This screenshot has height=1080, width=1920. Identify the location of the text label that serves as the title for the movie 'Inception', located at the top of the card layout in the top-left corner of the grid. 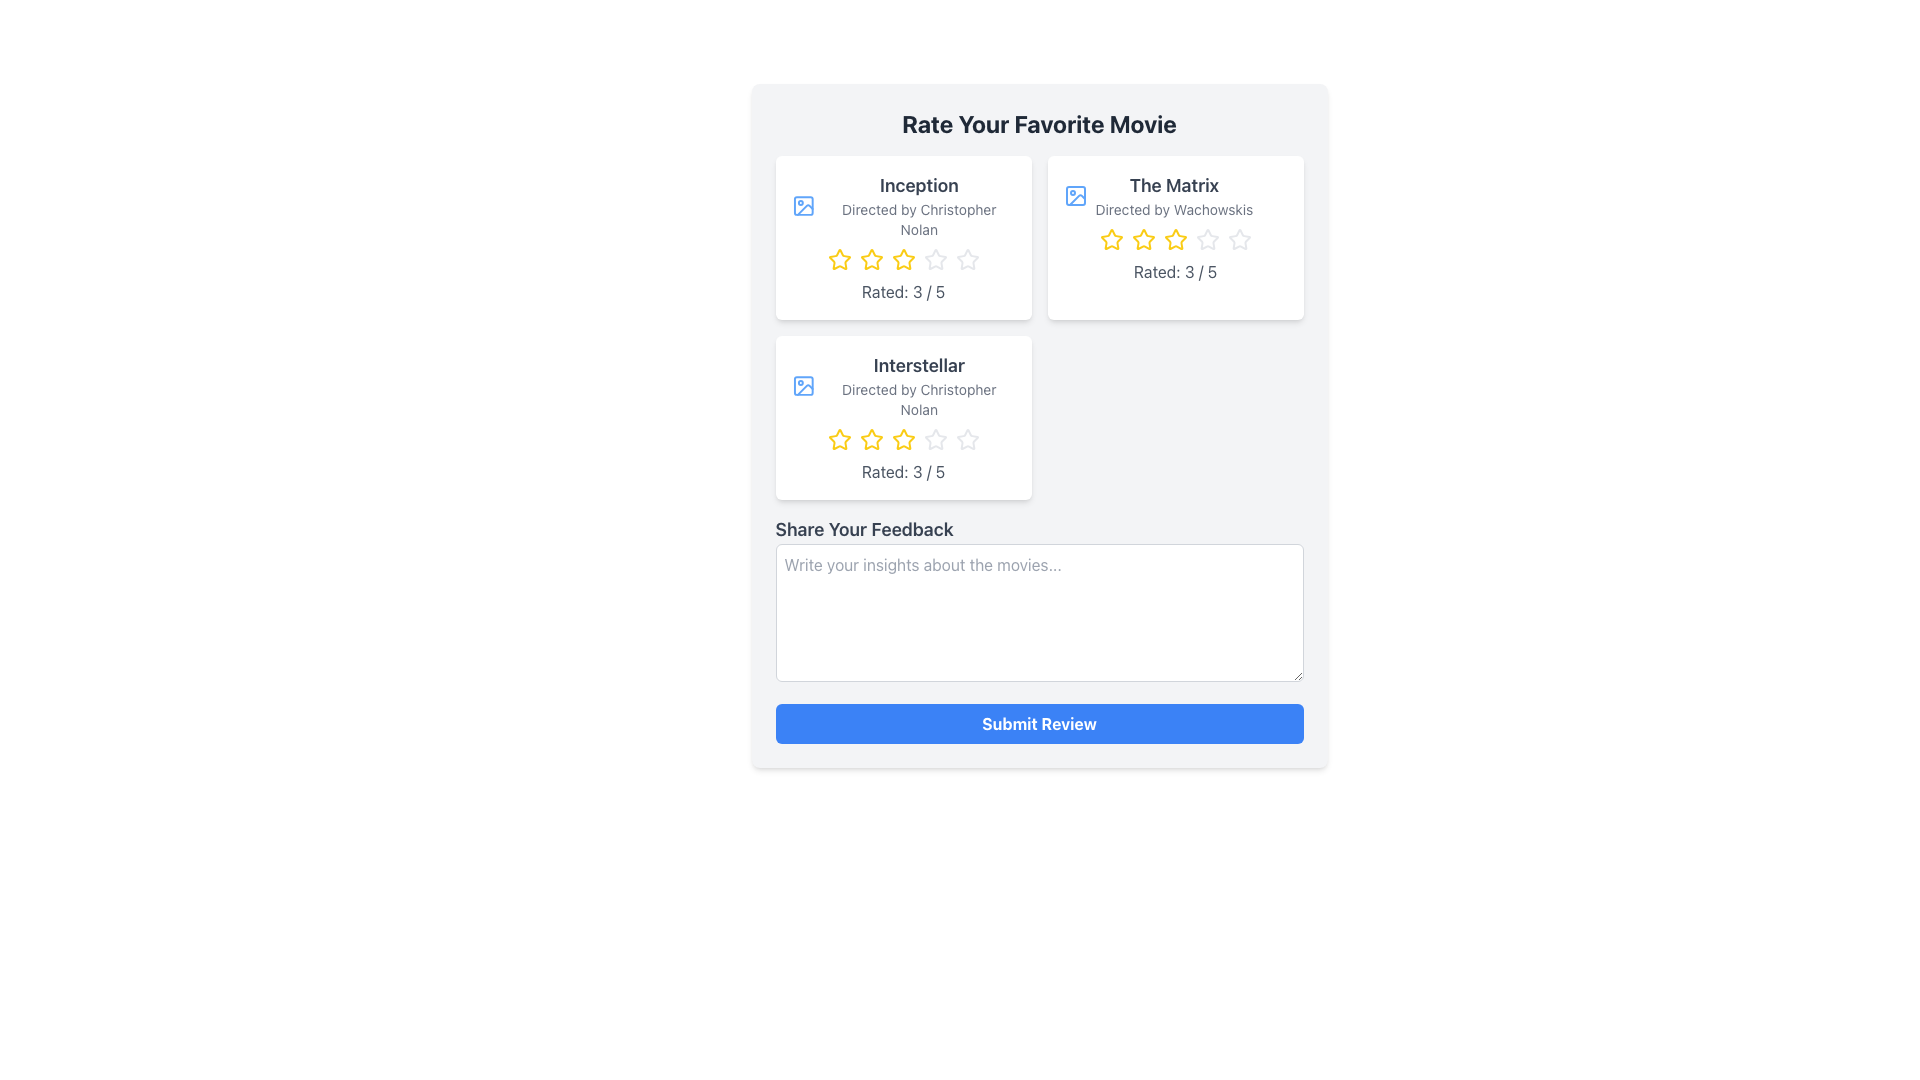
(918, 185).